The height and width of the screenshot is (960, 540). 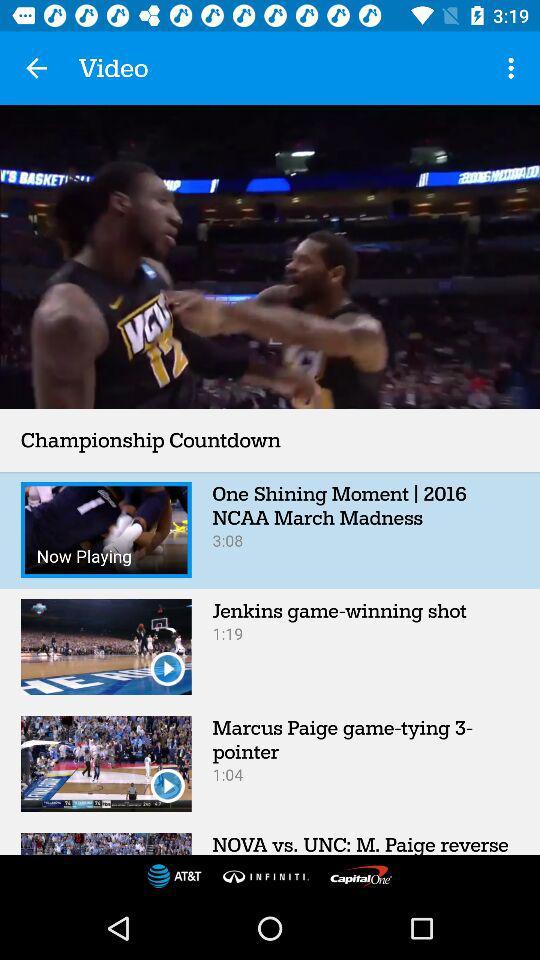 I want to click on icon next to video, so click(x=513, y=68).